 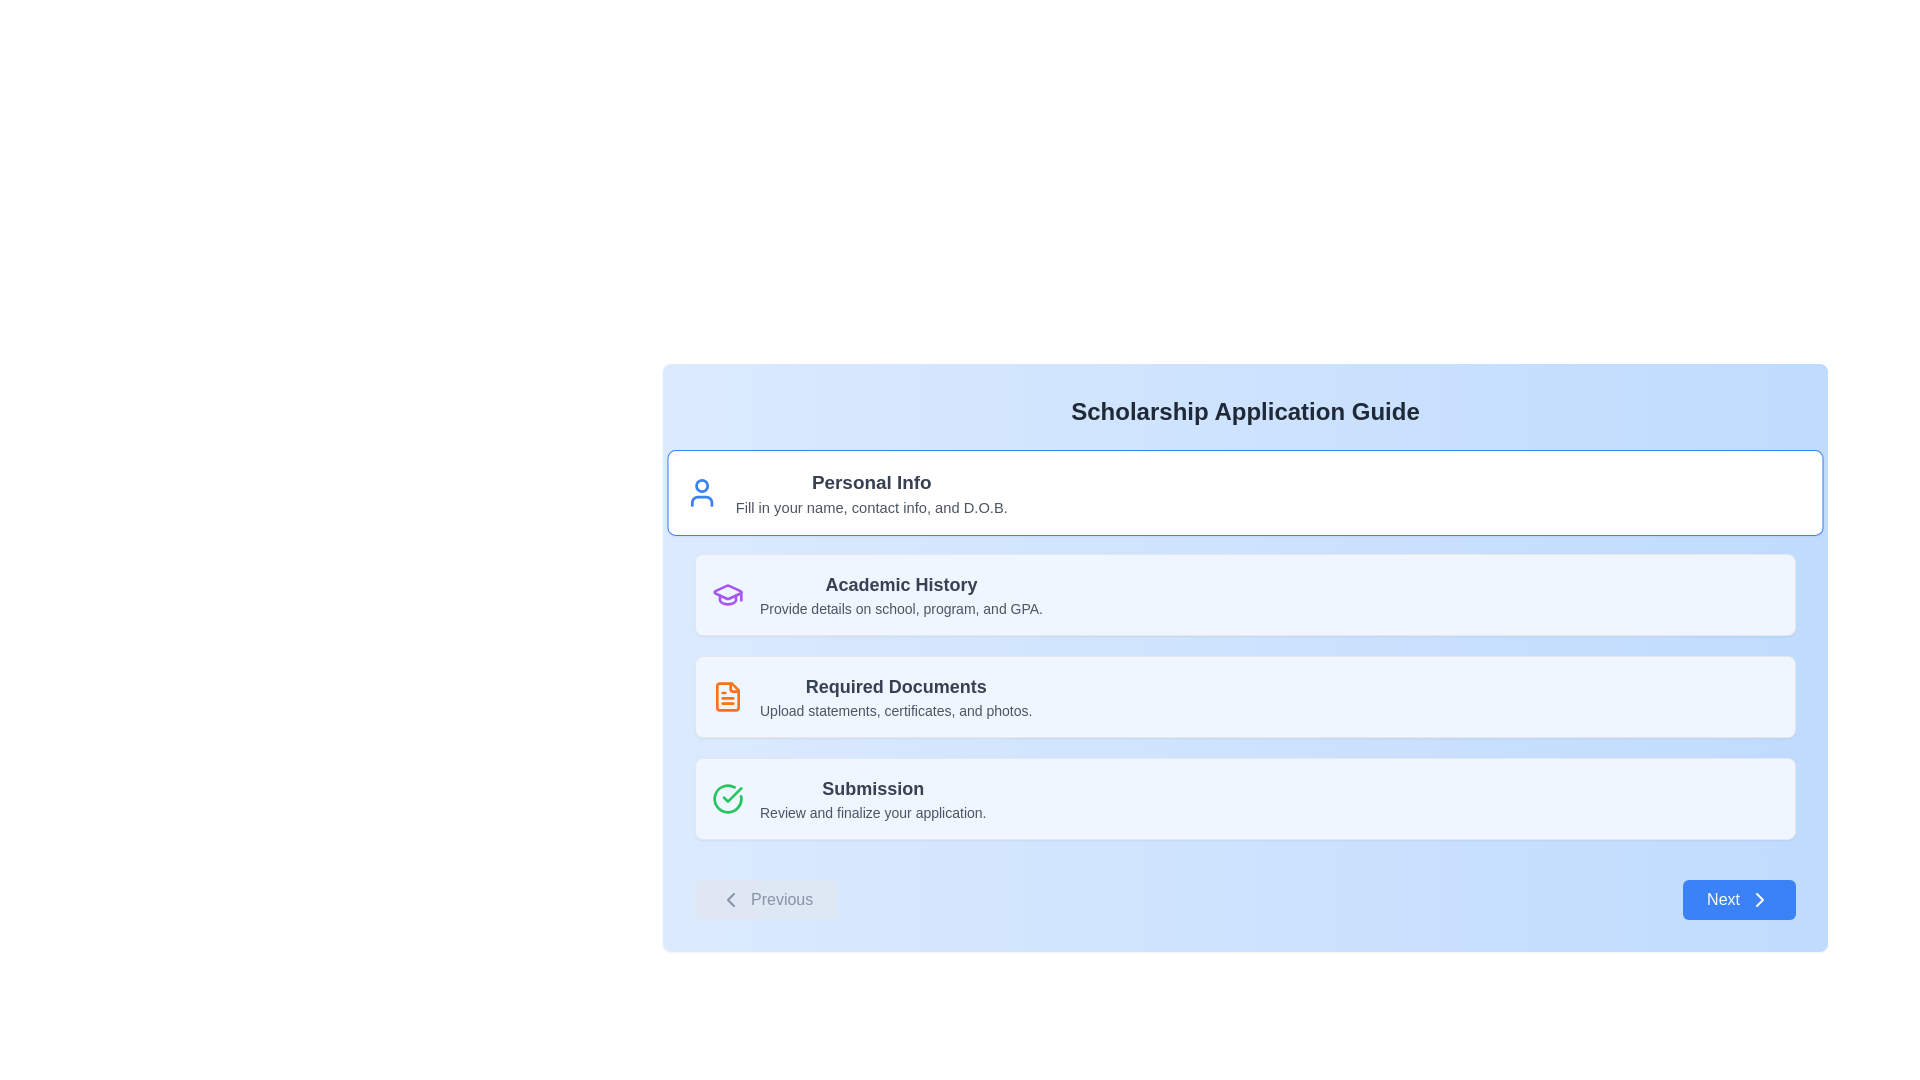 I want to click on the graduation cap icon, which is a bold purple vector graphic located to the left of the 'Academic History' section header, so click(x=727, y=591).